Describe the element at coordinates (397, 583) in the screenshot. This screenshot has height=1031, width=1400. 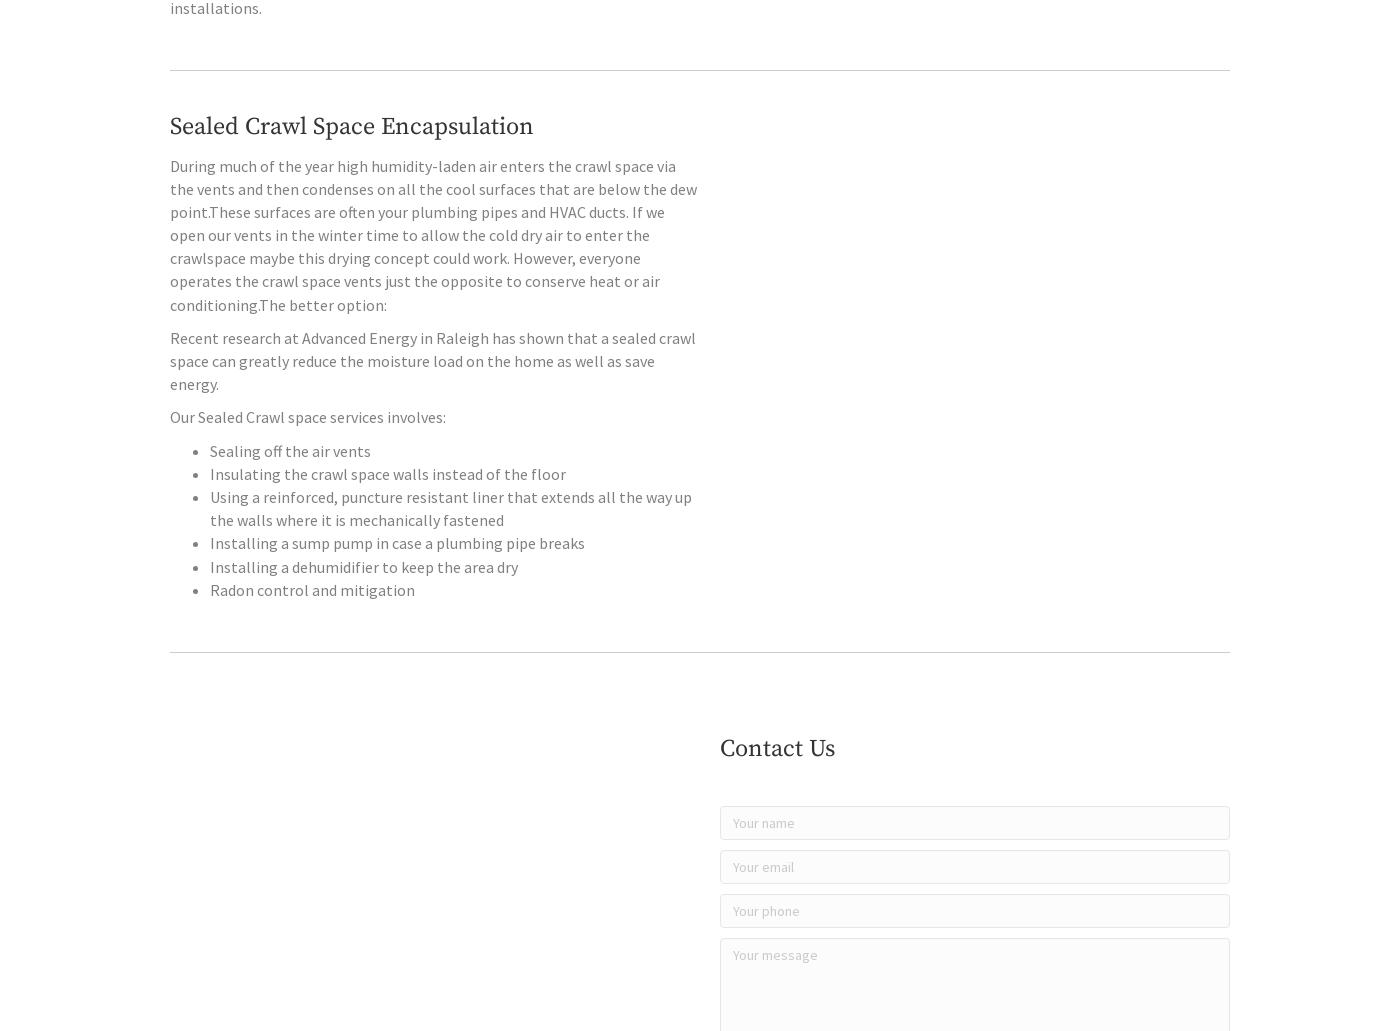
I see `'Installing a sump pump in case a plumbing pipe breaks'` at that location.